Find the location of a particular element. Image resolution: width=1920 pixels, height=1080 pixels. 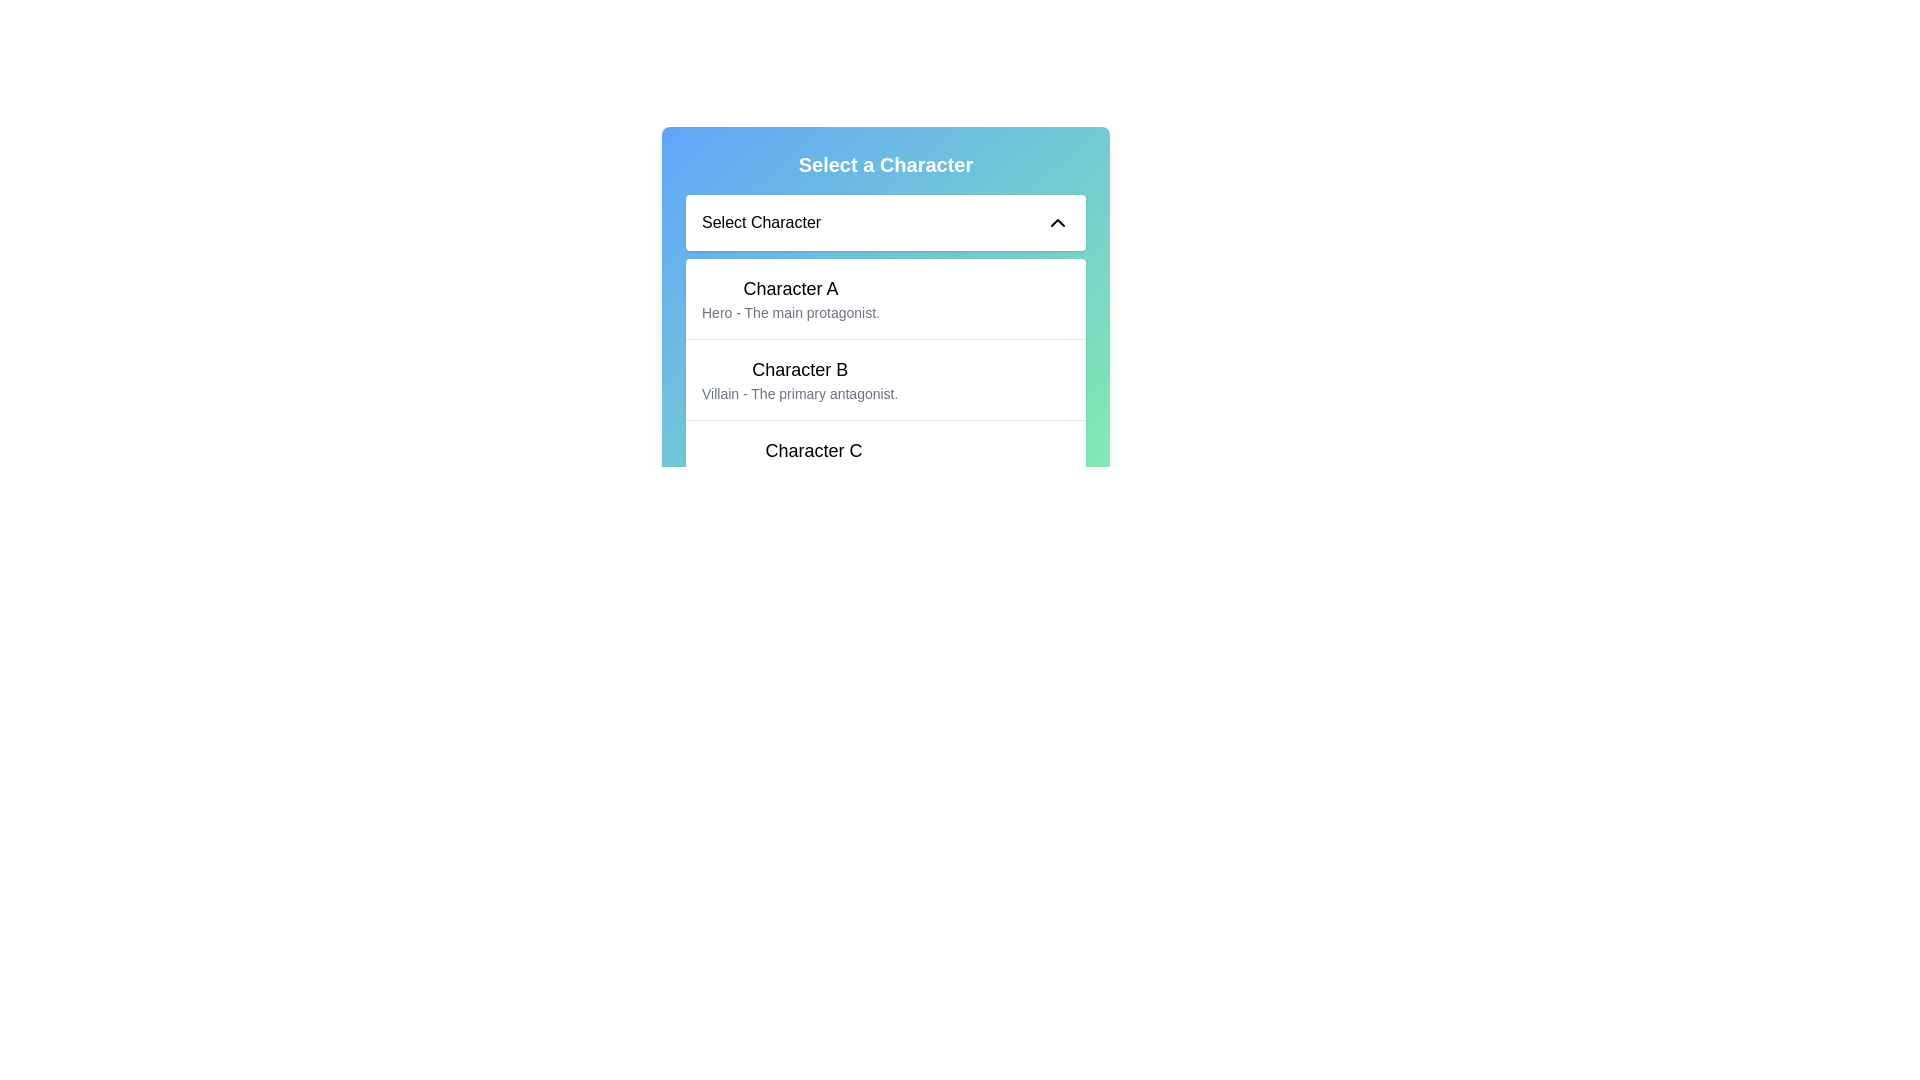

the list item labeled 'Character B' within the dropdown menu is located at coordinates (885, 346).